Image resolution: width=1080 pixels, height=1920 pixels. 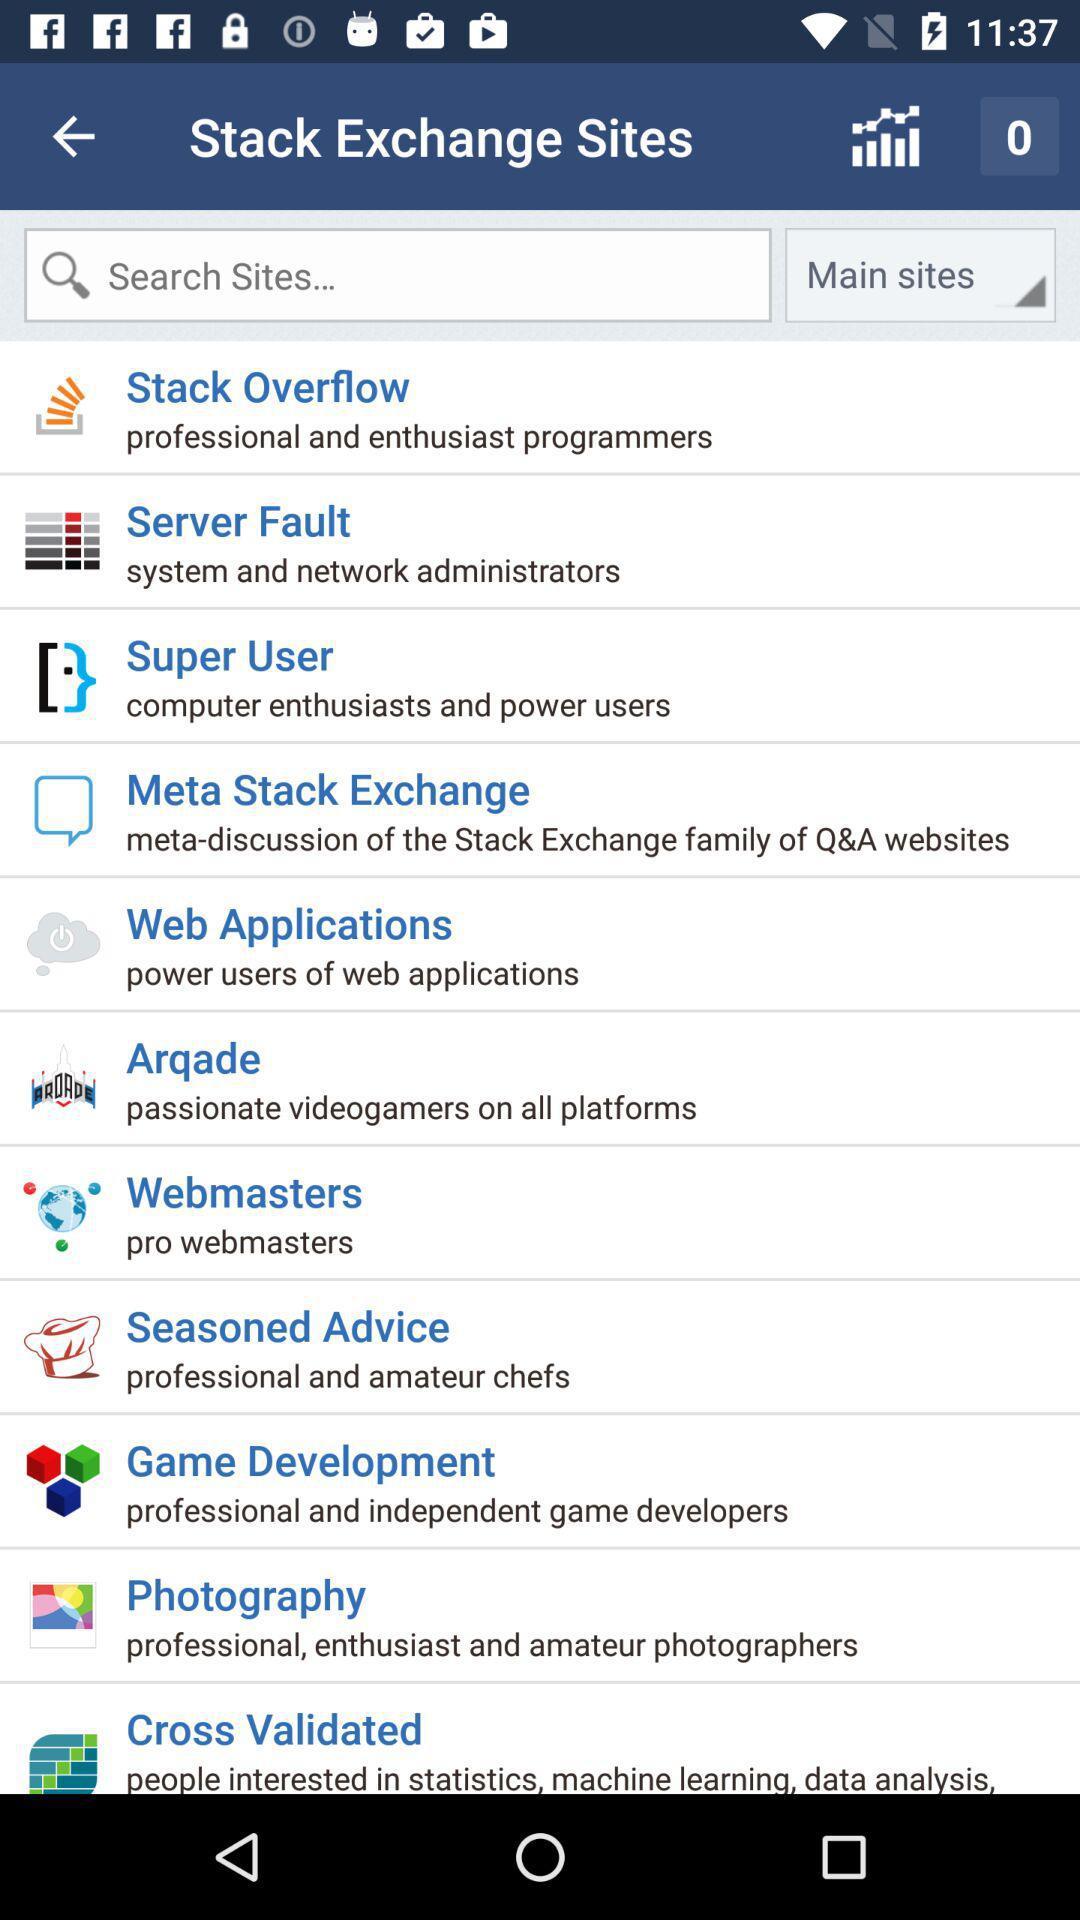 I want to click on search phrase, so click(x=397, y=274).